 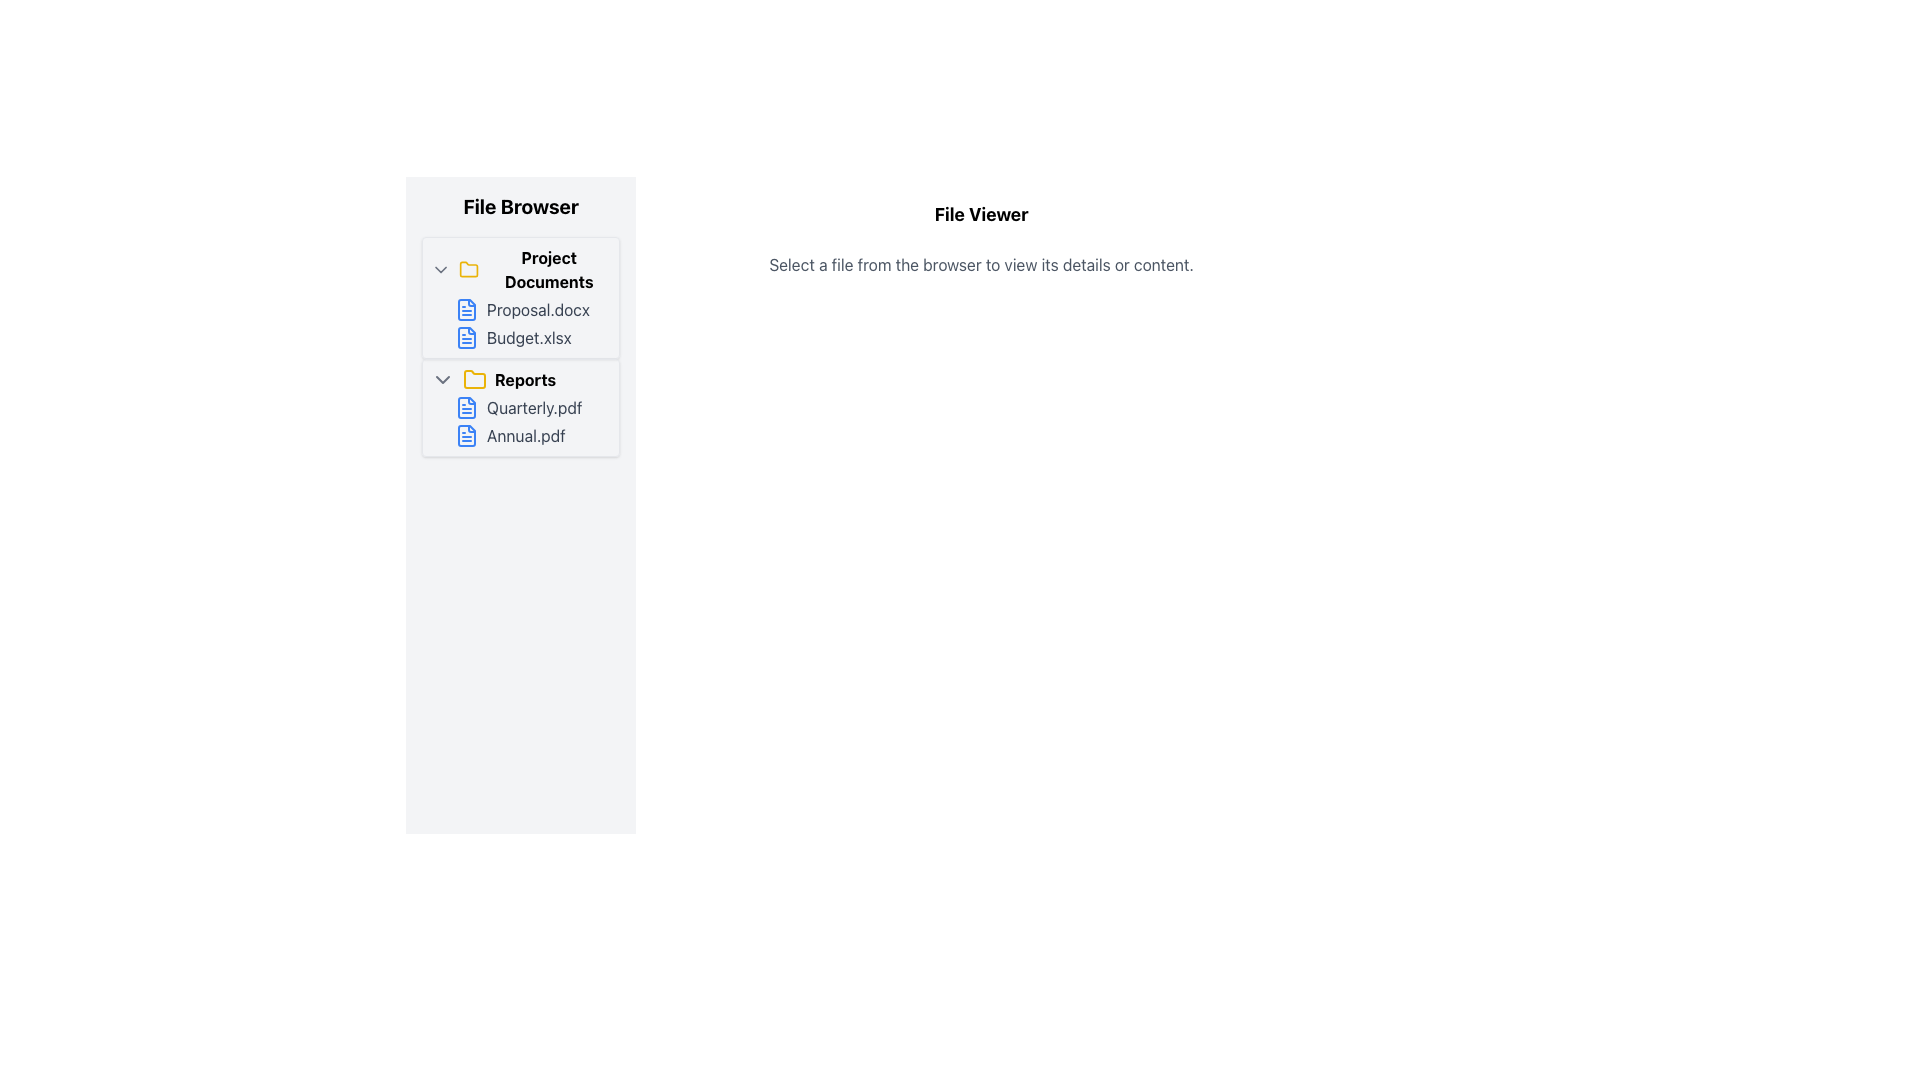 I want to click on the yellow folder icon located directly to the left of the 'Reports' text in the file browser, so click(x=474, y=380).